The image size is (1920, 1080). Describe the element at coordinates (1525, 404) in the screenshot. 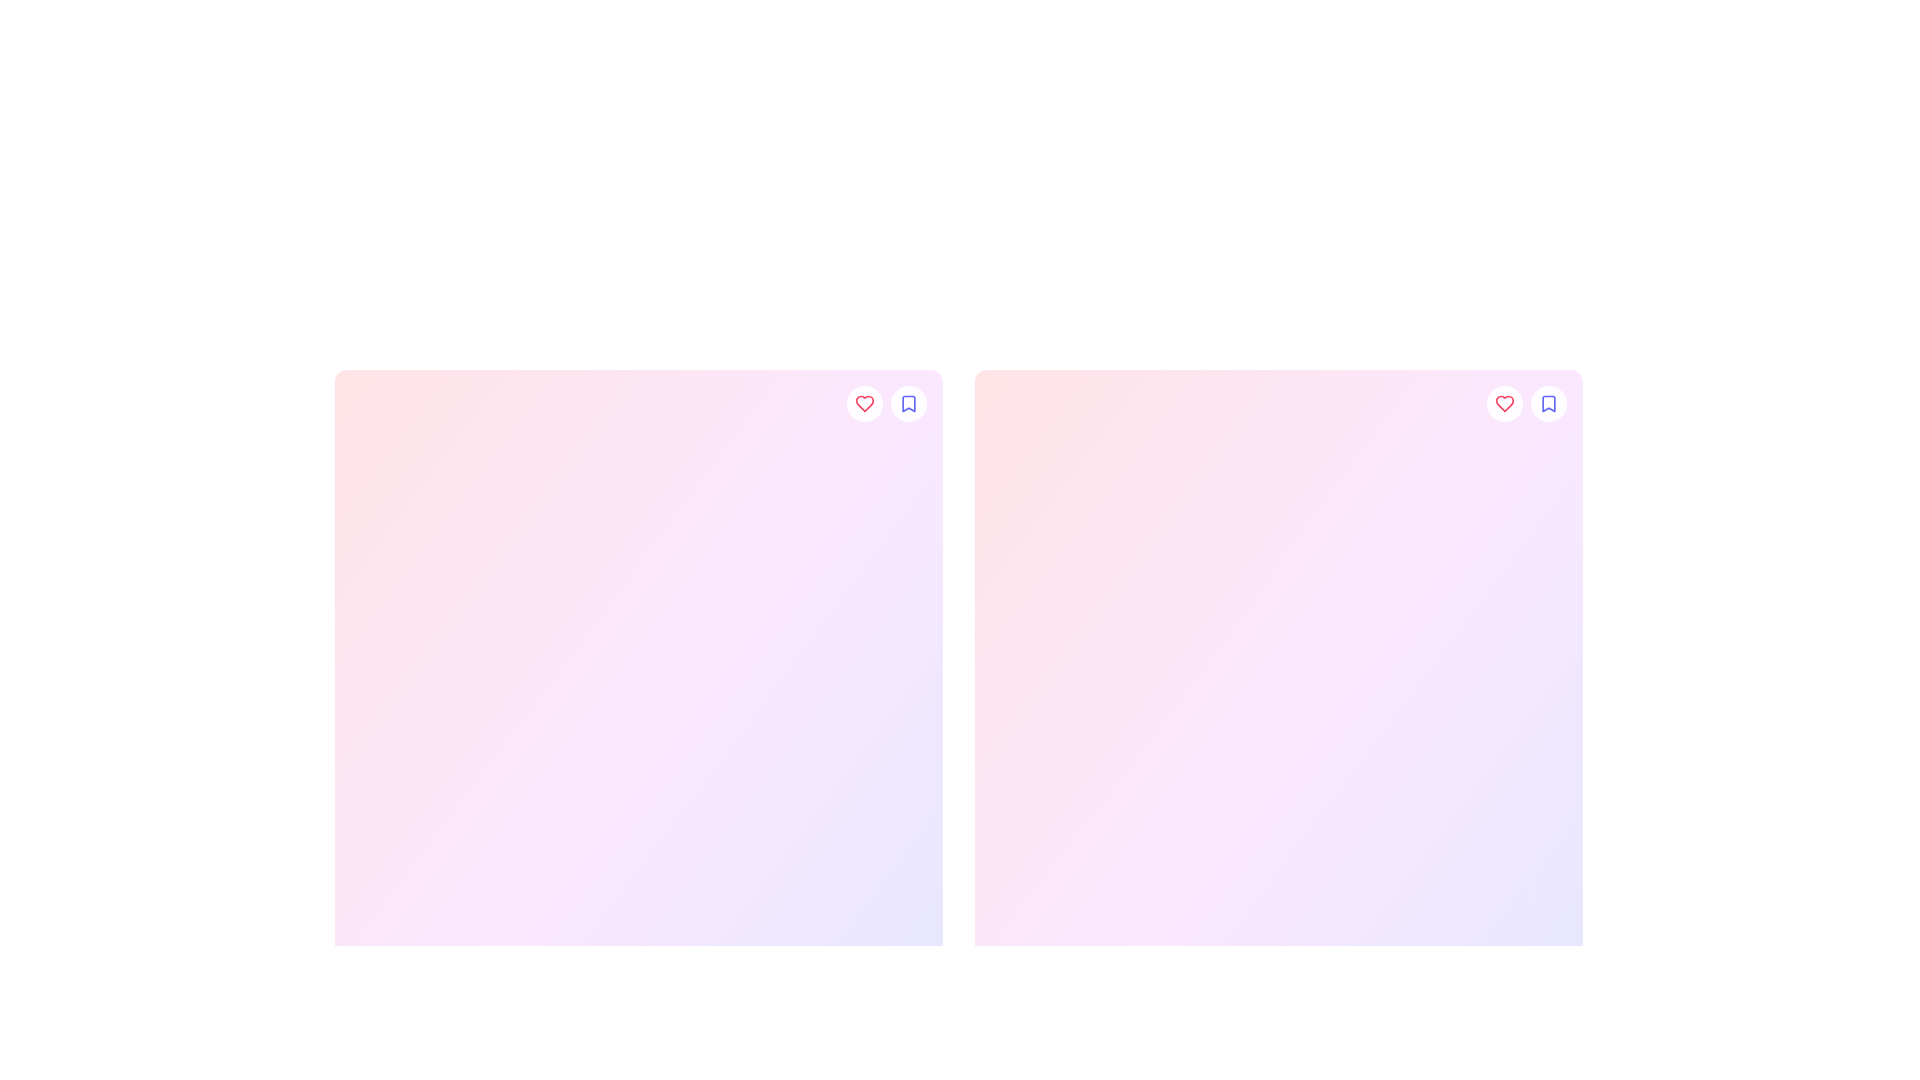

I see `the left button of the button group located at the top-right corner of the card-like structure` at that location.